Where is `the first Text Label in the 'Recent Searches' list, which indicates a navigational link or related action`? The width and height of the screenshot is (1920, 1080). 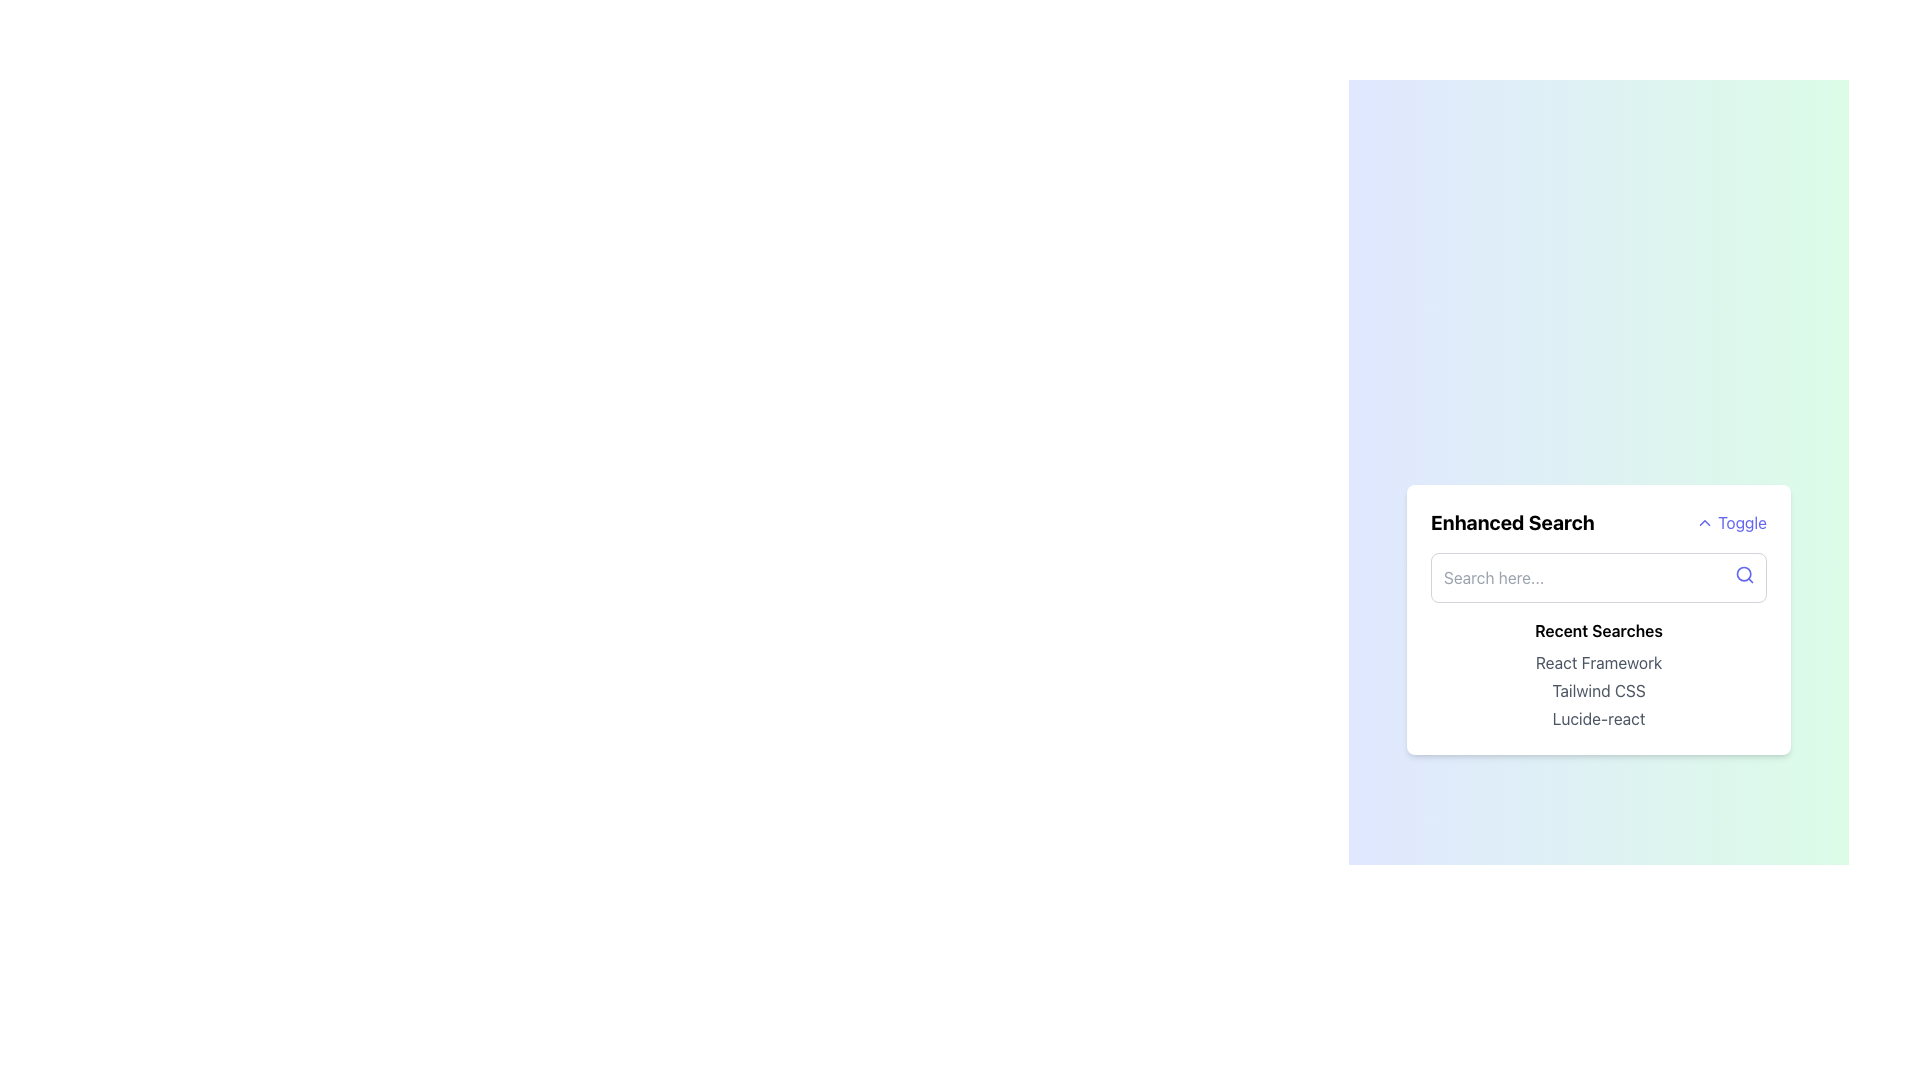
the first Text Label in the 'Recent Searches' list, which indicates a navigational link or related action is located at coordinates (1597, 663).